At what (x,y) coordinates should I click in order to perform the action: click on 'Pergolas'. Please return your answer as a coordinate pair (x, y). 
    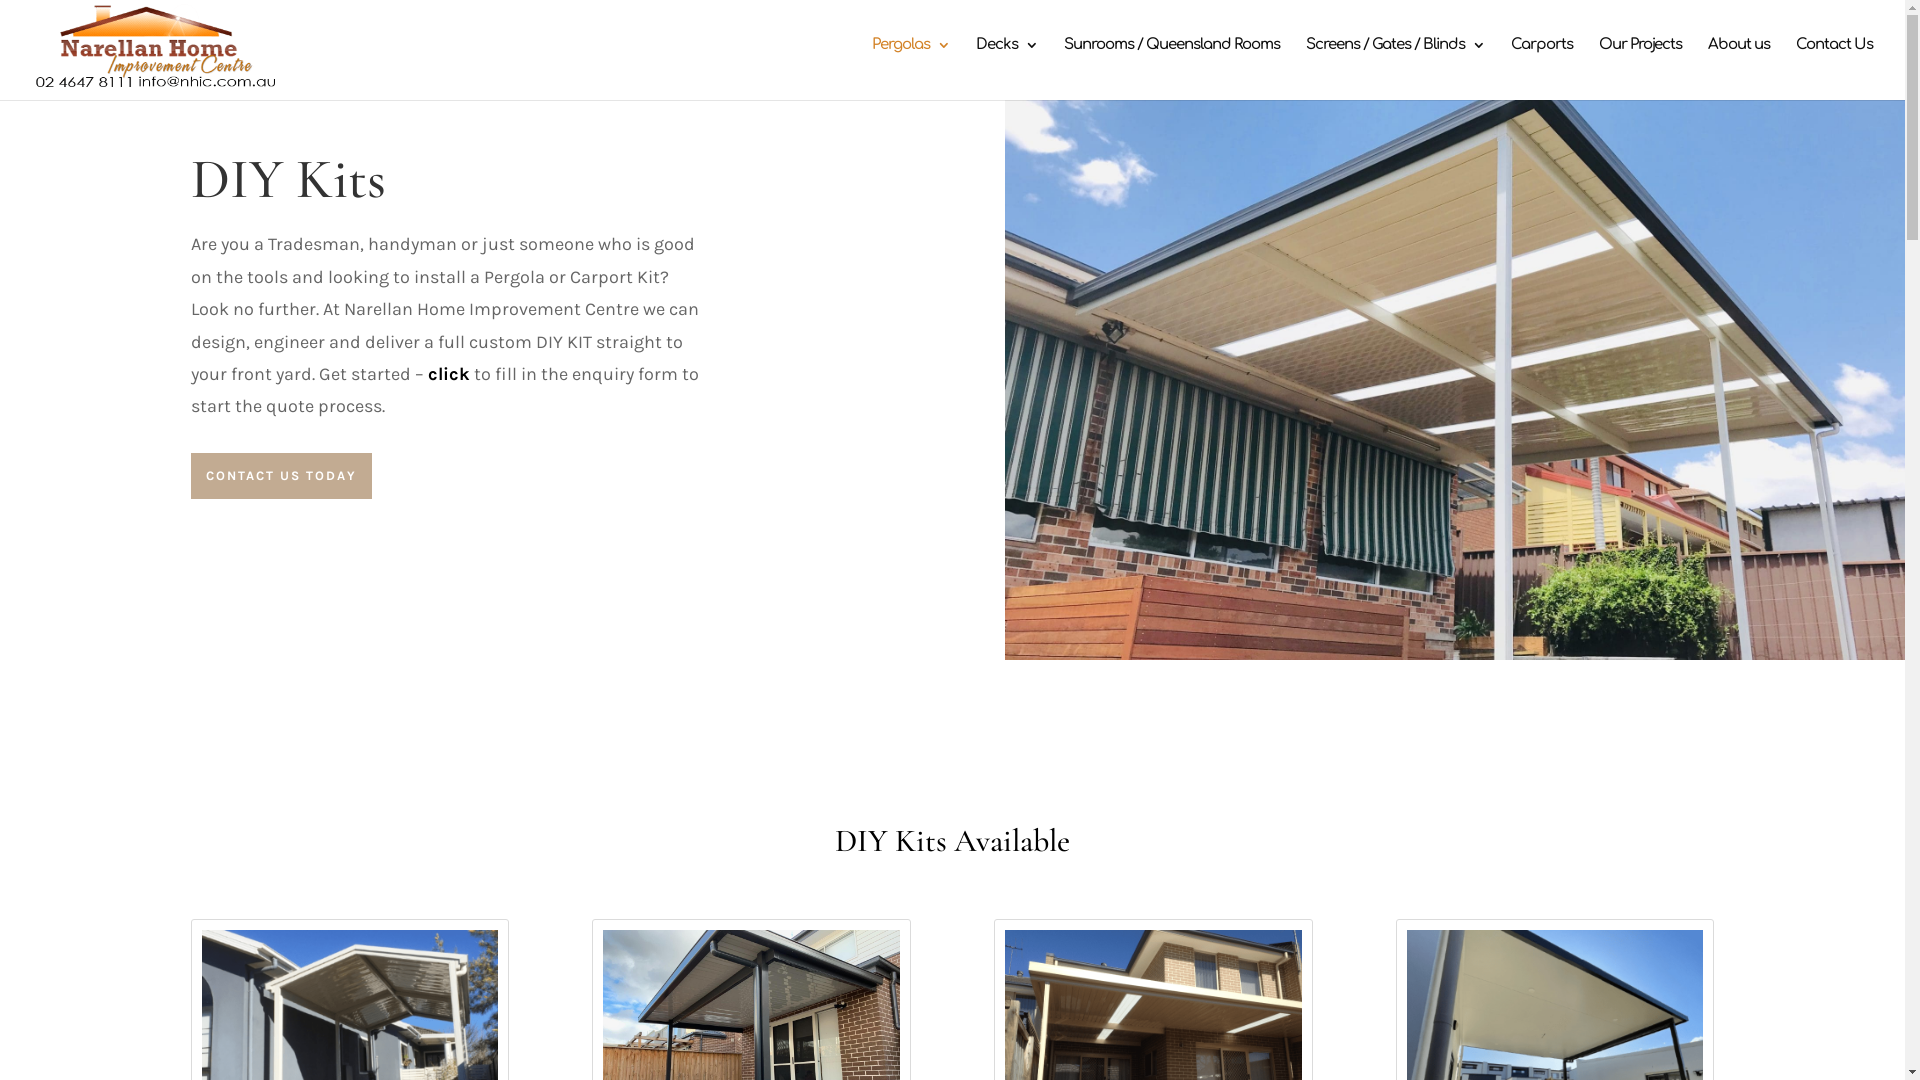
    Looking at the image, I should click on (910, 63).